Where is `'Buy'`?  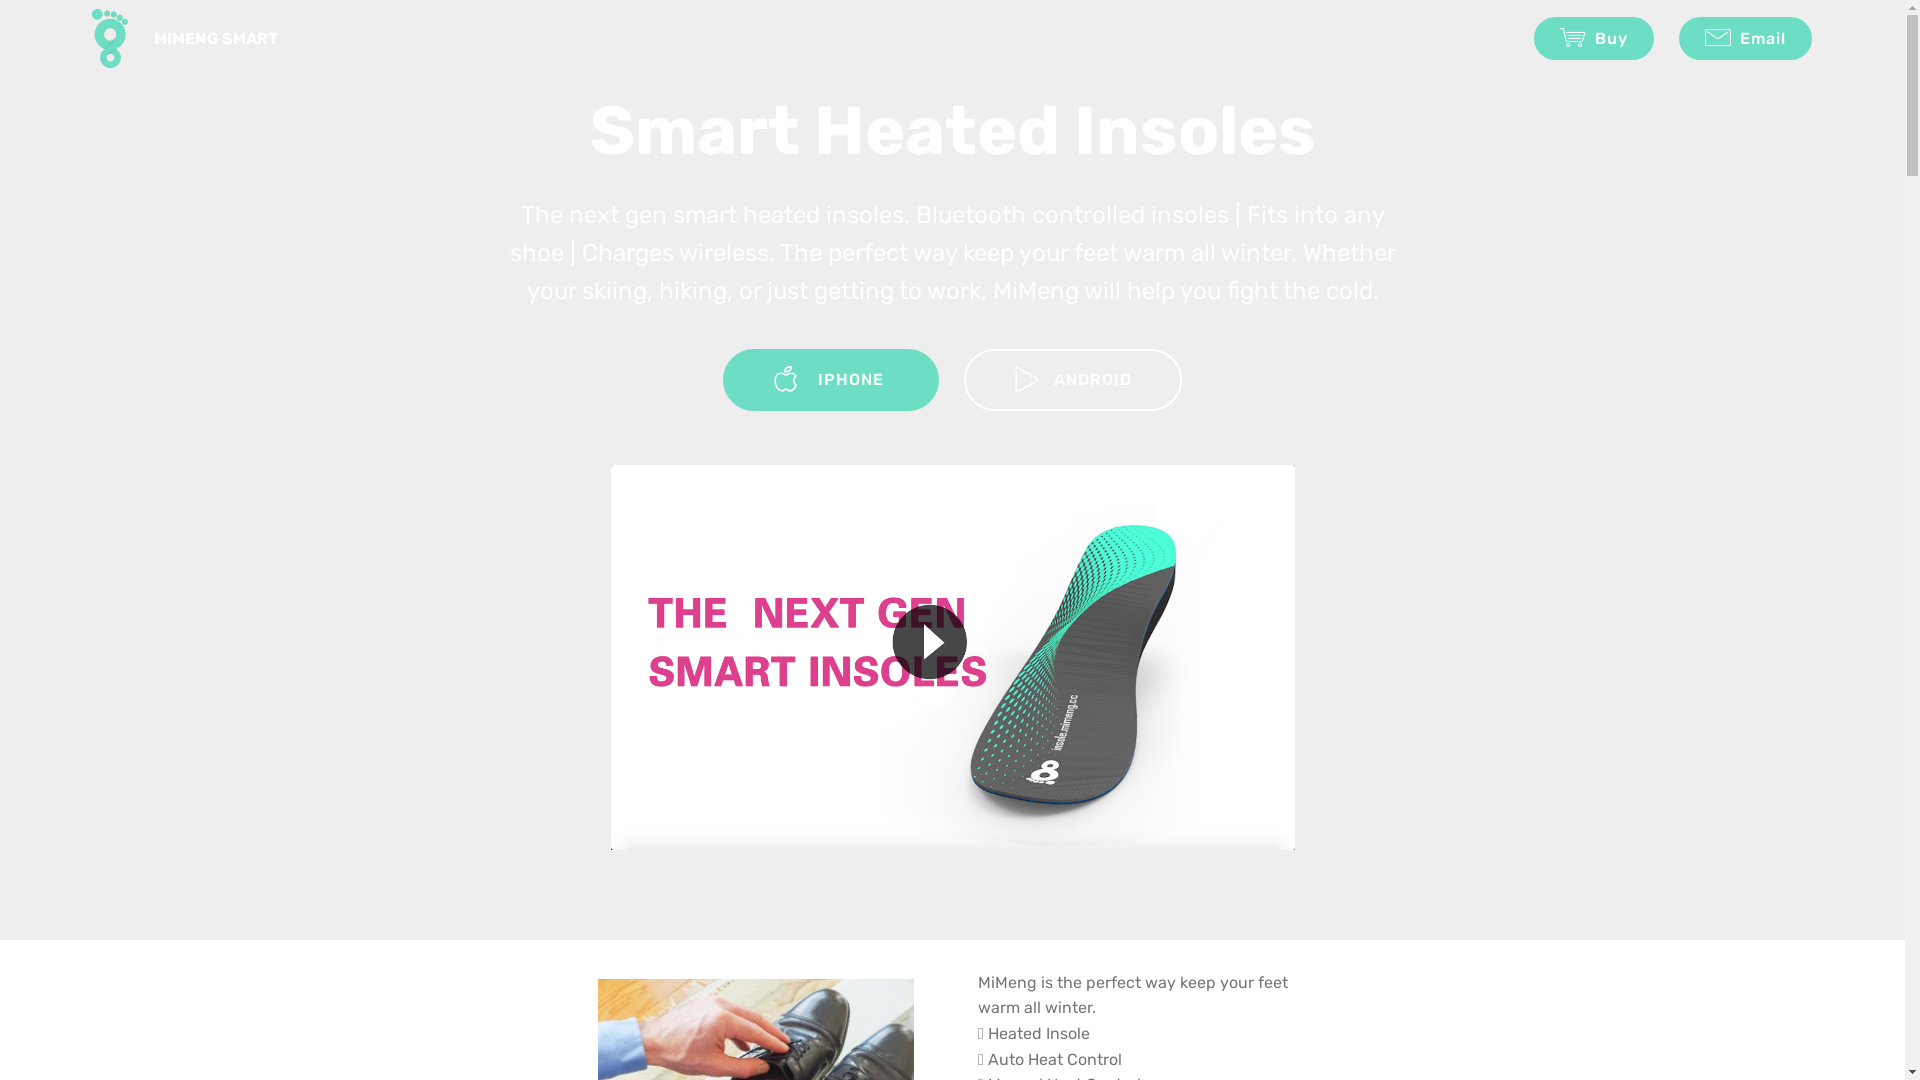 'Buy' is located at coordinates (1592, 38).